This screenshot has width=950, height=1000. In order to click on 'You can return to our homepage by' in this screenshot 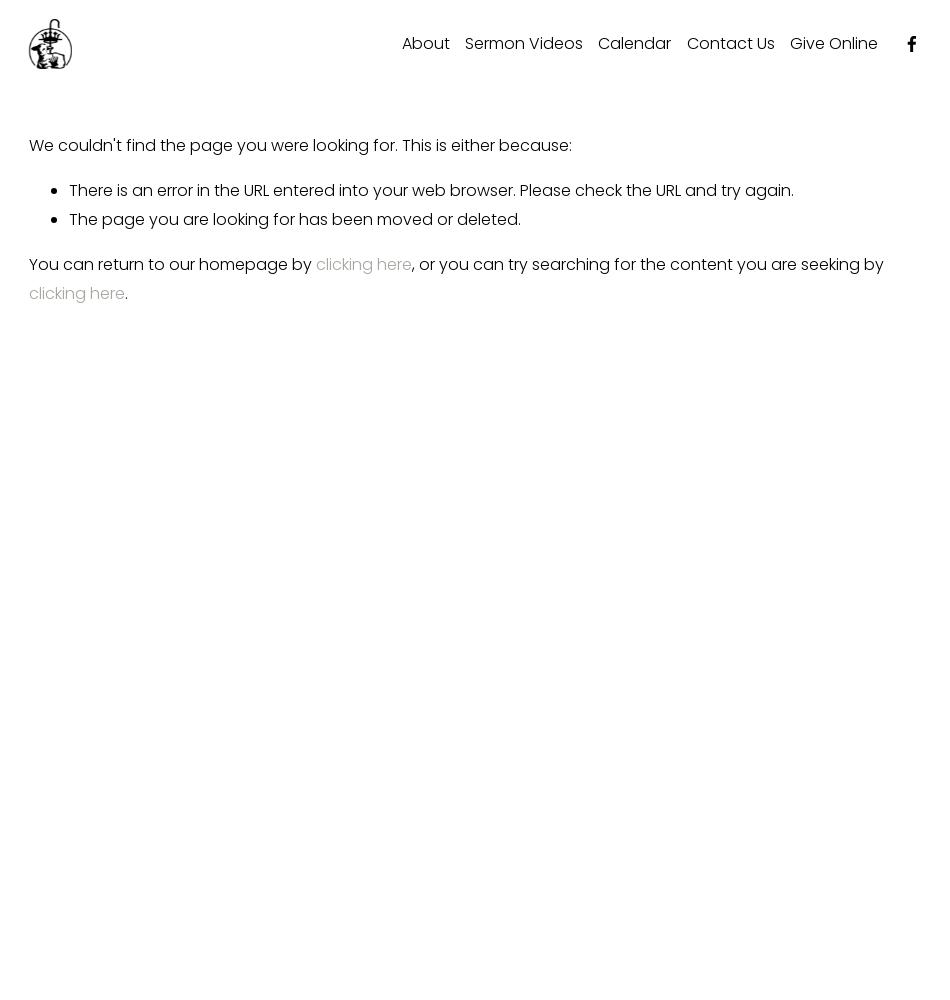, I will do `click(28, 263)`.